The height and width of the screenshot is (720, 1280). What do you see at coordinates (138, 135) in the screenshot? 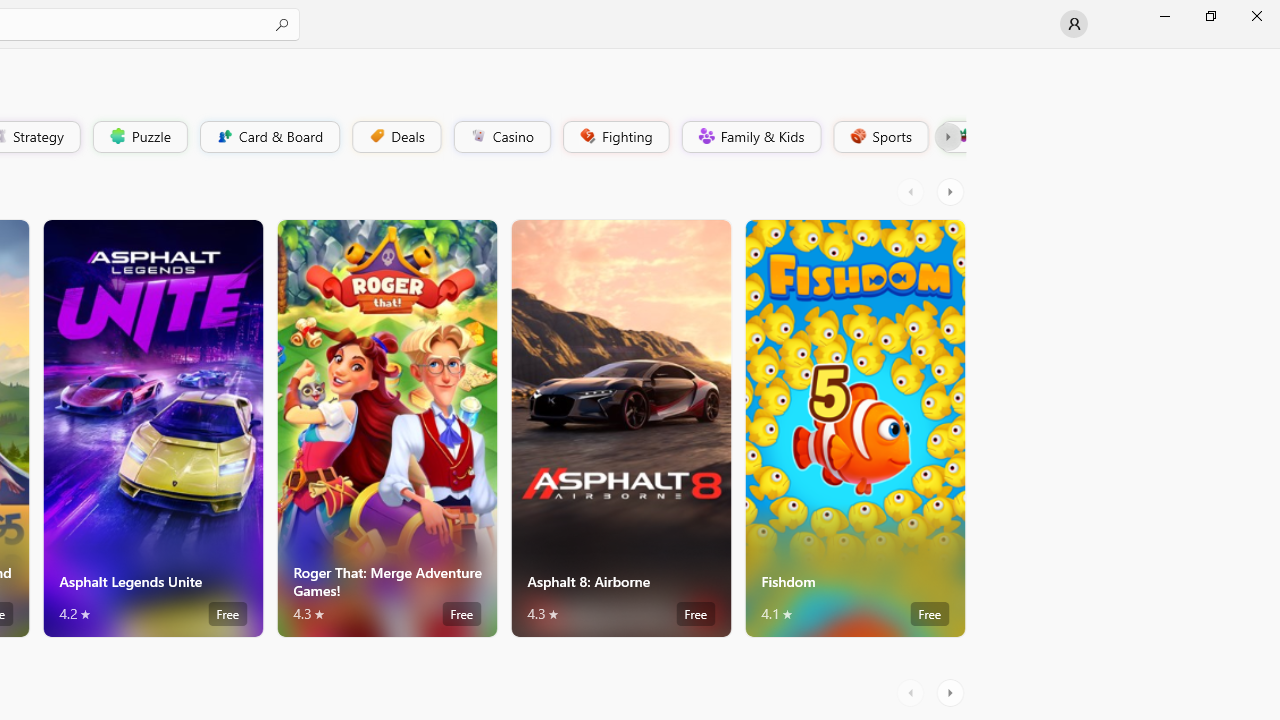
I see `'Puzzle'` at bounding box center [138, 135].